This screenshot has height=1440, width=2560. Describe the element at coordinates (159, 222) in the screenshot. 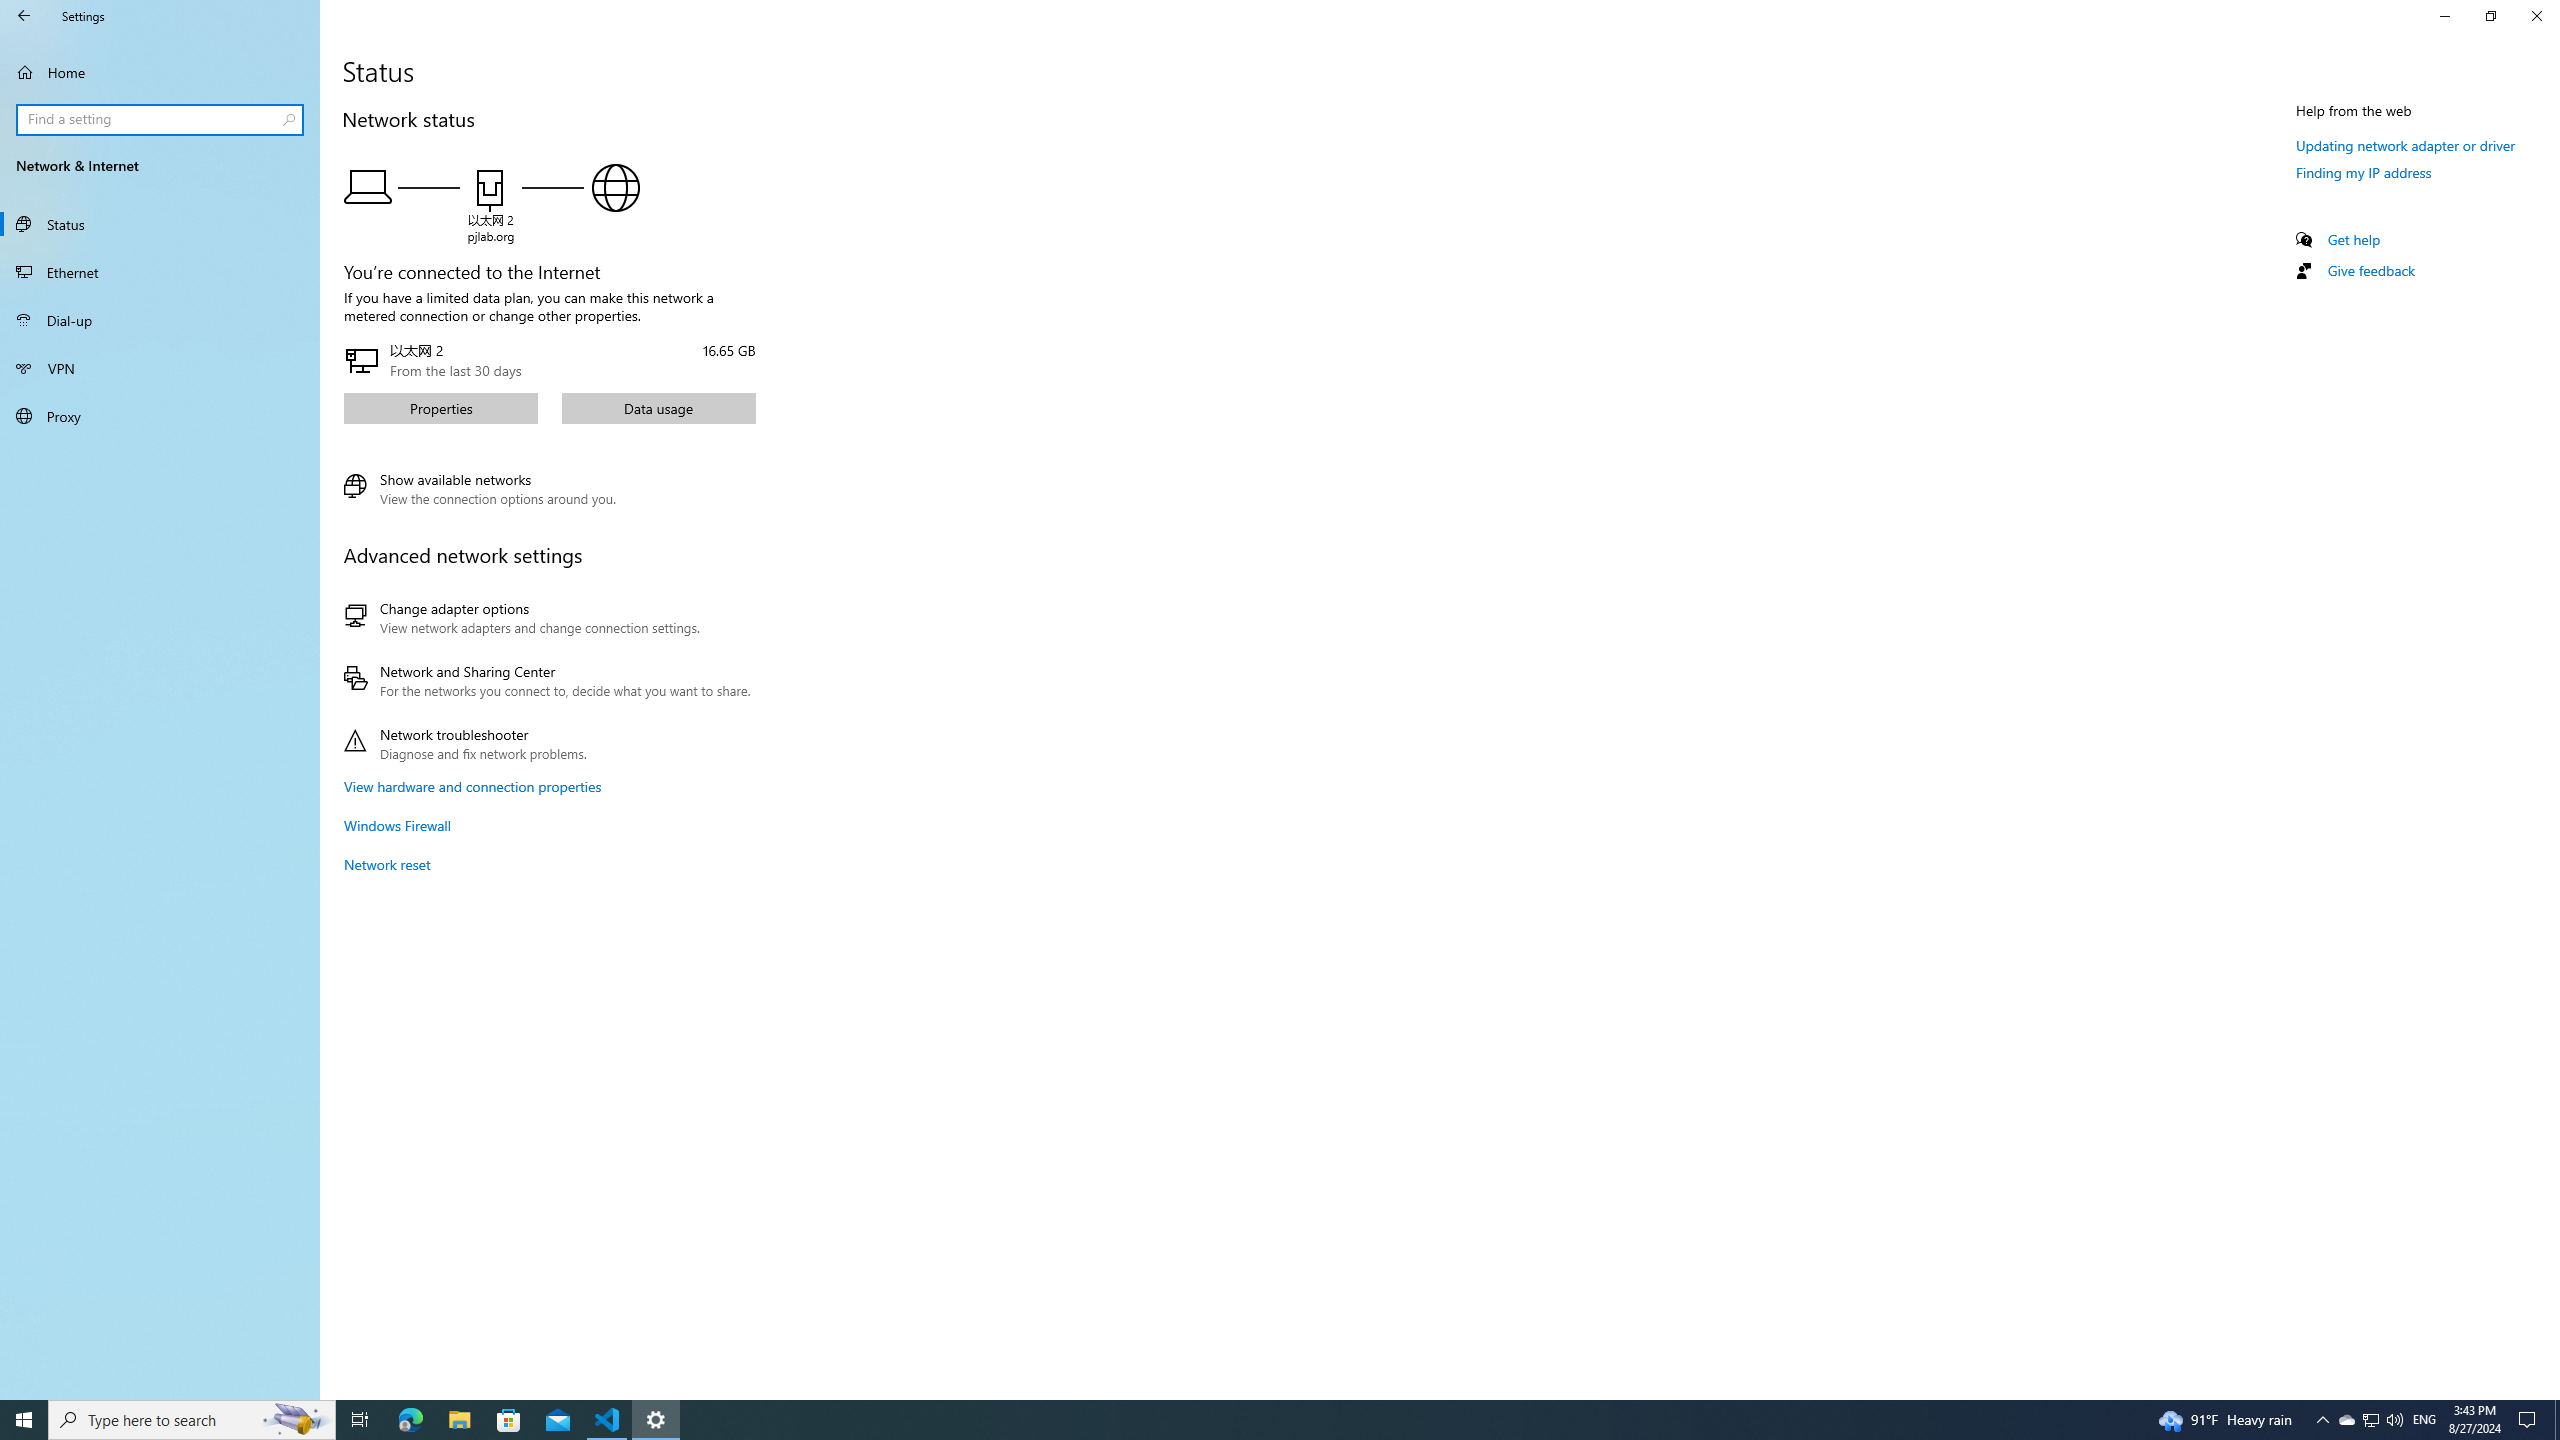

I see `'Status'` at that location.